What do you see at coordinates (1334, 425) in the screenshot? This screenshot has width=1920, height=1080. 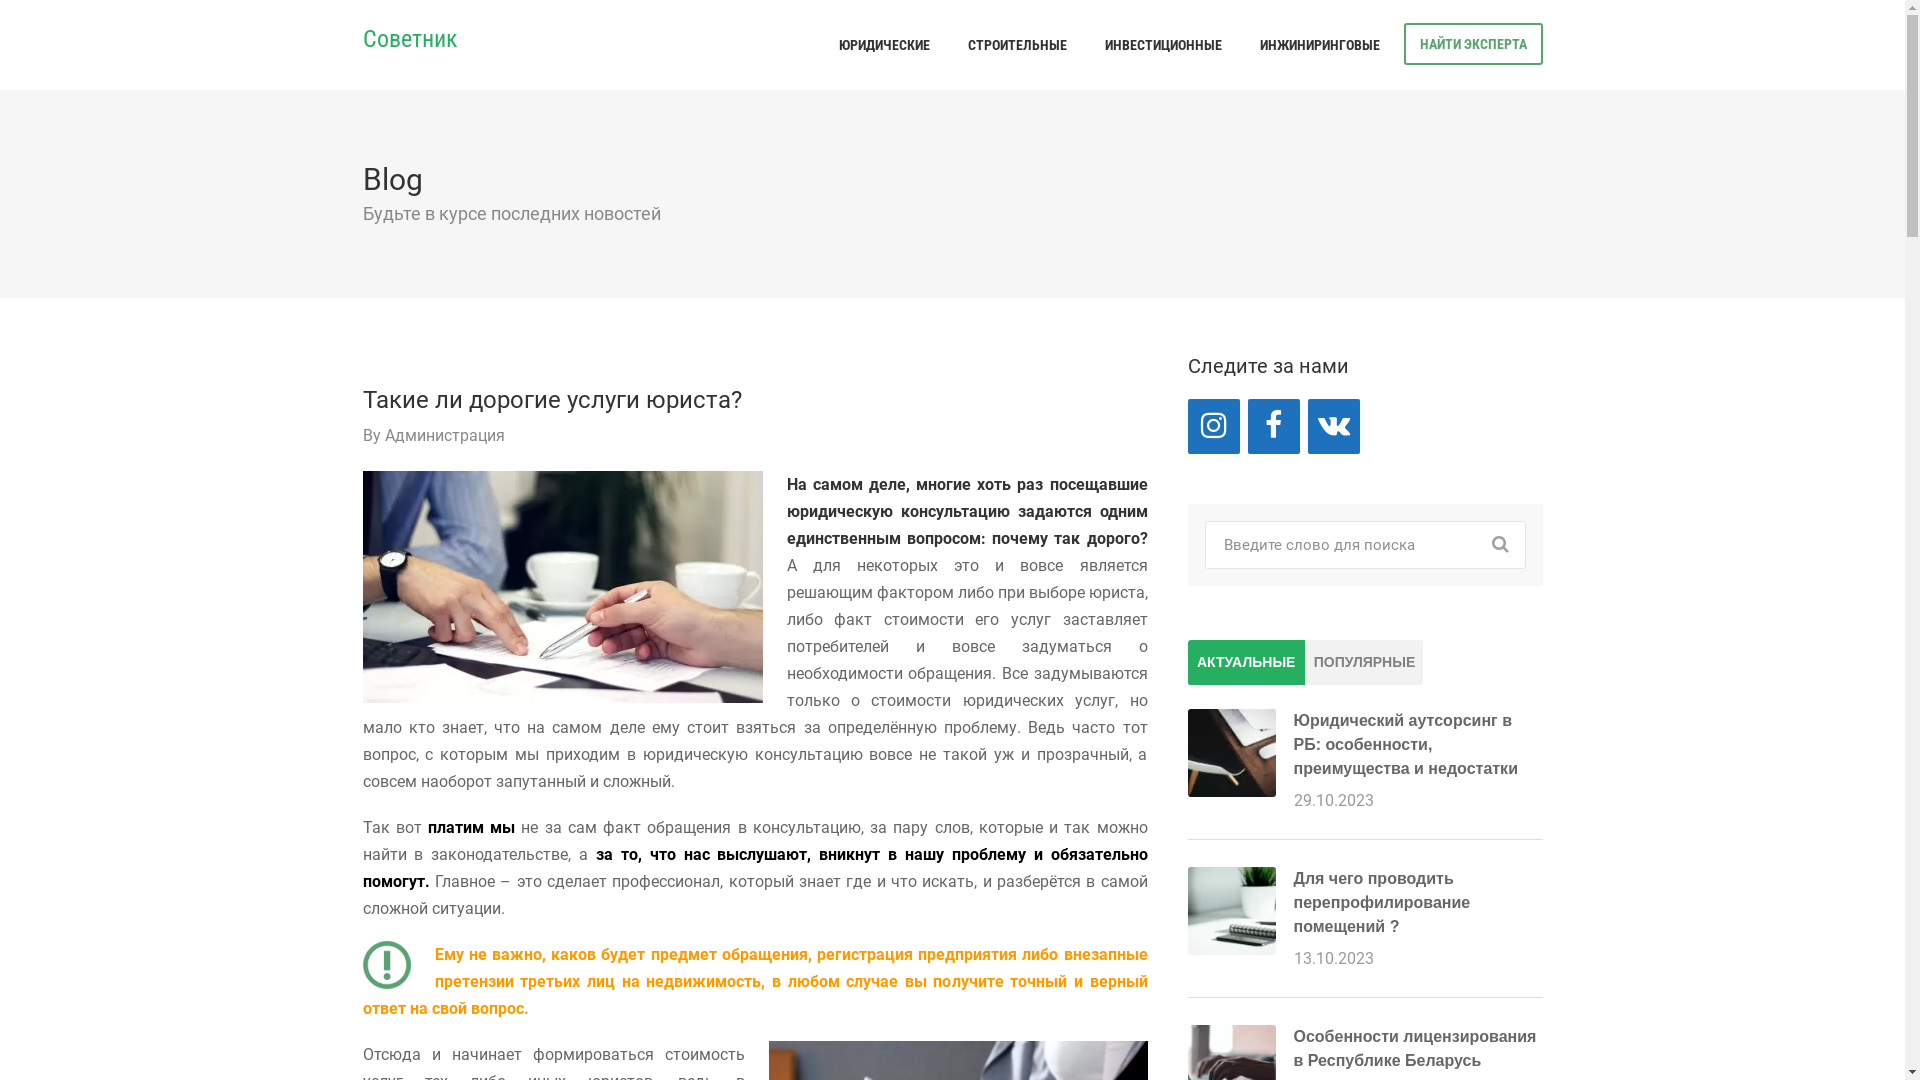 I see `'VK'` at bounding box center [1334, 425].